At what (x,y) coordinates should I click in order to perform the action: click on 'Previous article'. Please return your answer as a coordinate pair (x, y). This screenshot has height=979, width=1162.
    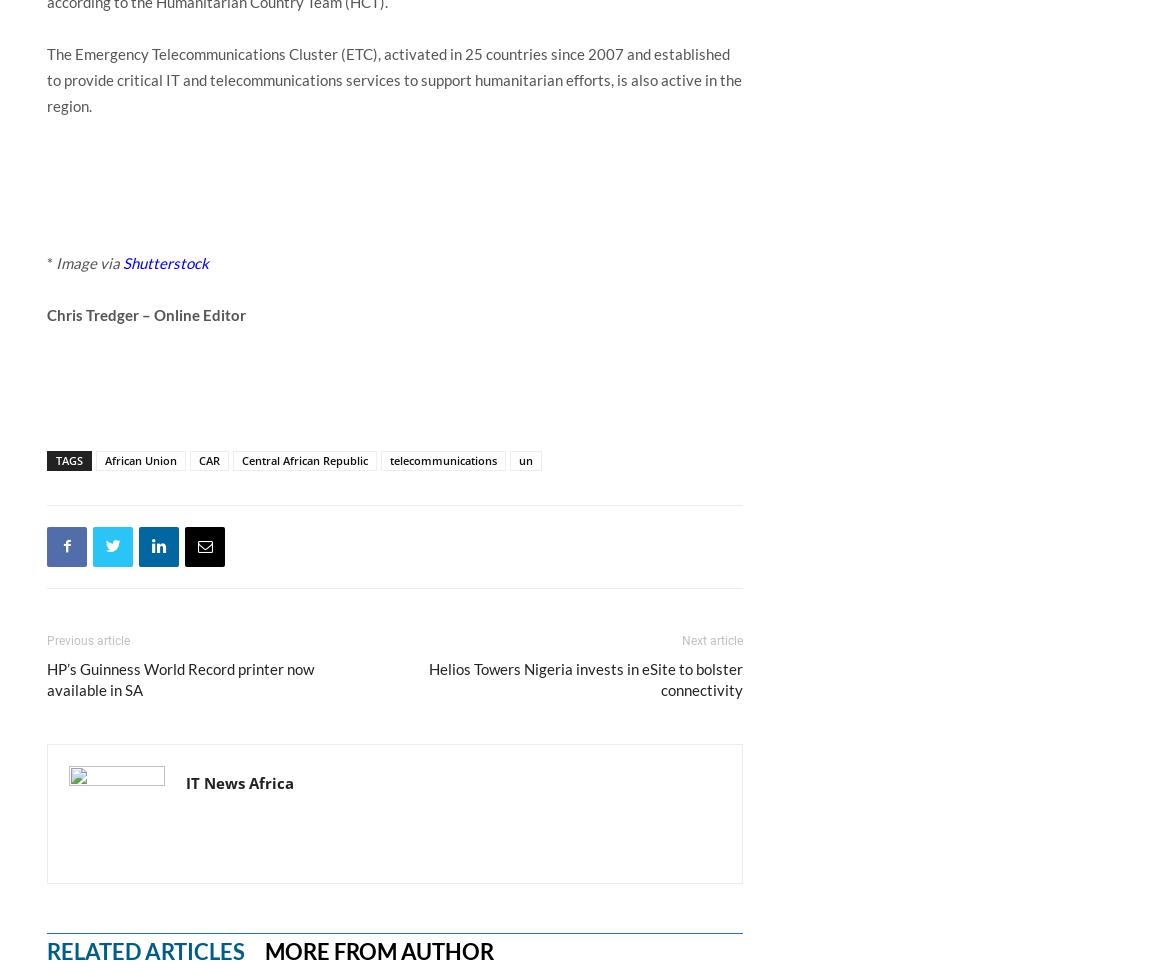
    Looking at the image, I should click on (88, 638).